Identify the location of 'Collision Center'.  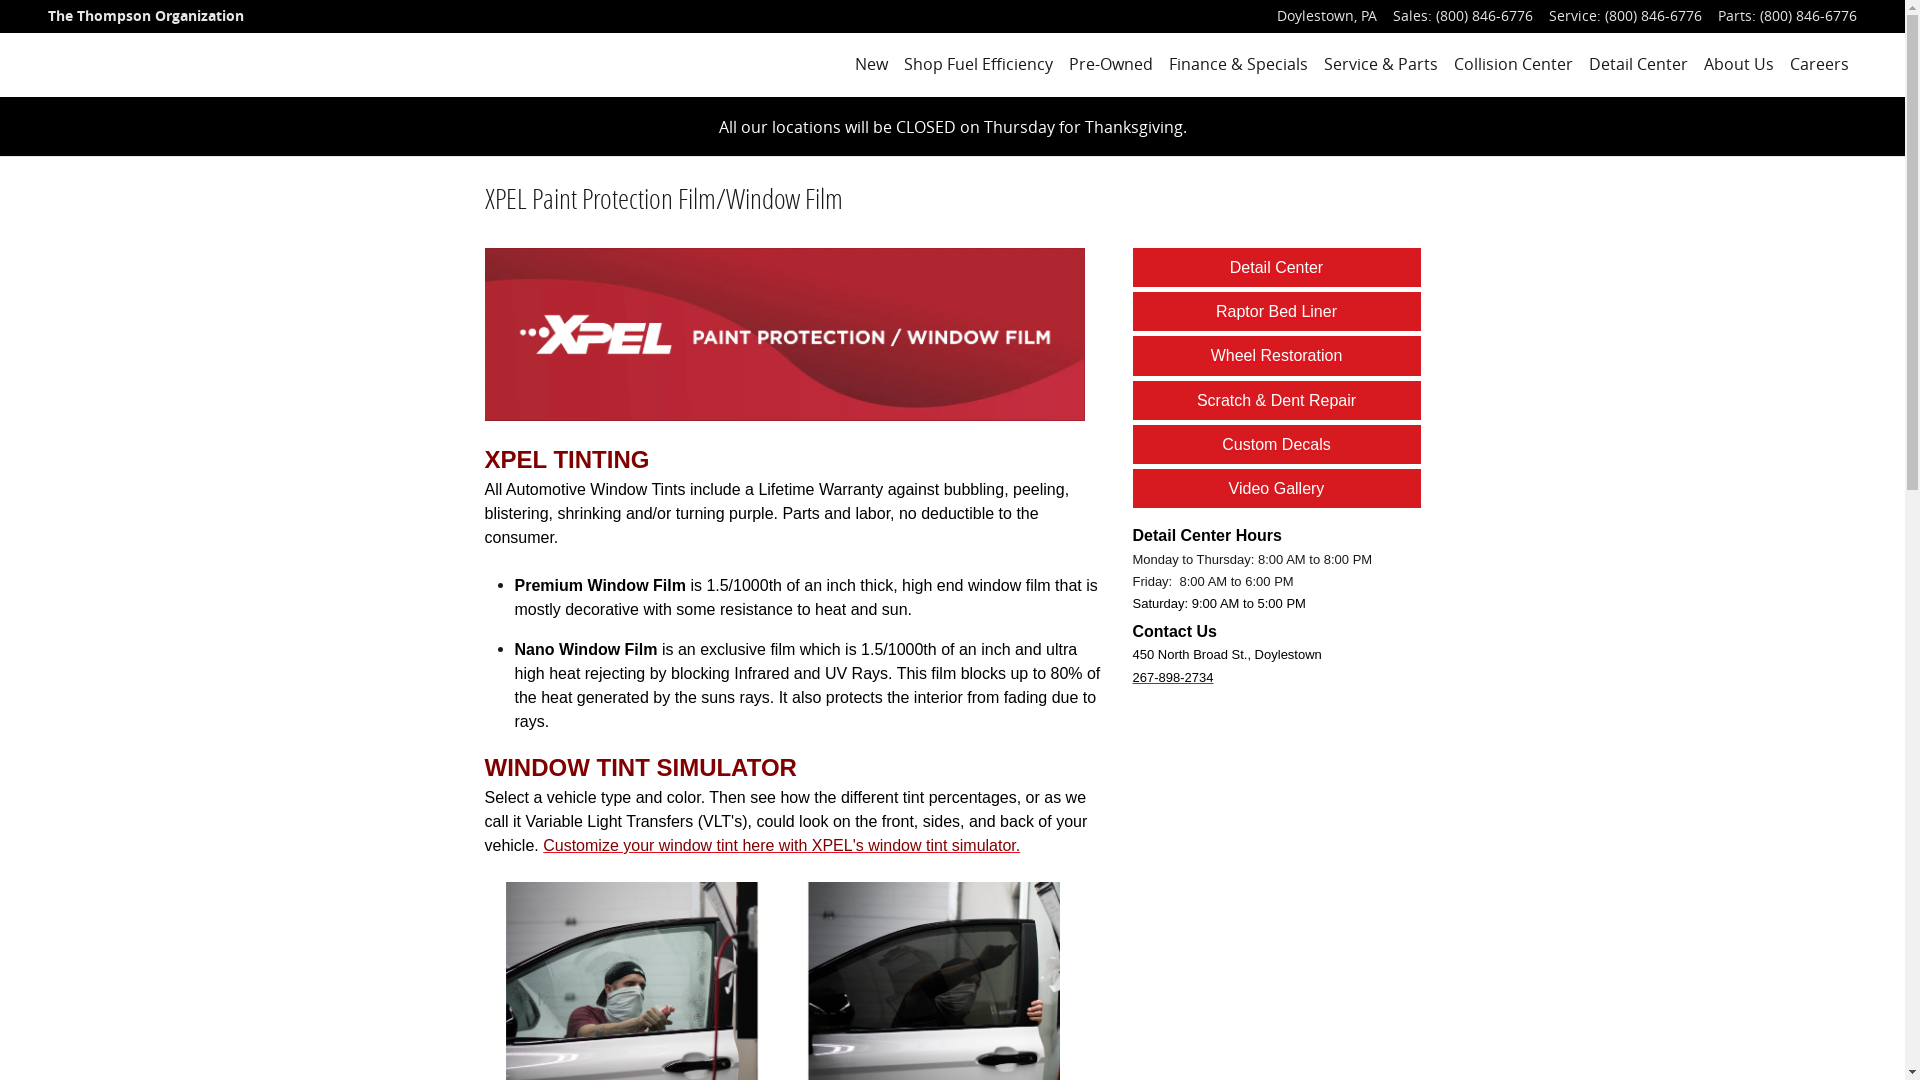
(1513, 64).